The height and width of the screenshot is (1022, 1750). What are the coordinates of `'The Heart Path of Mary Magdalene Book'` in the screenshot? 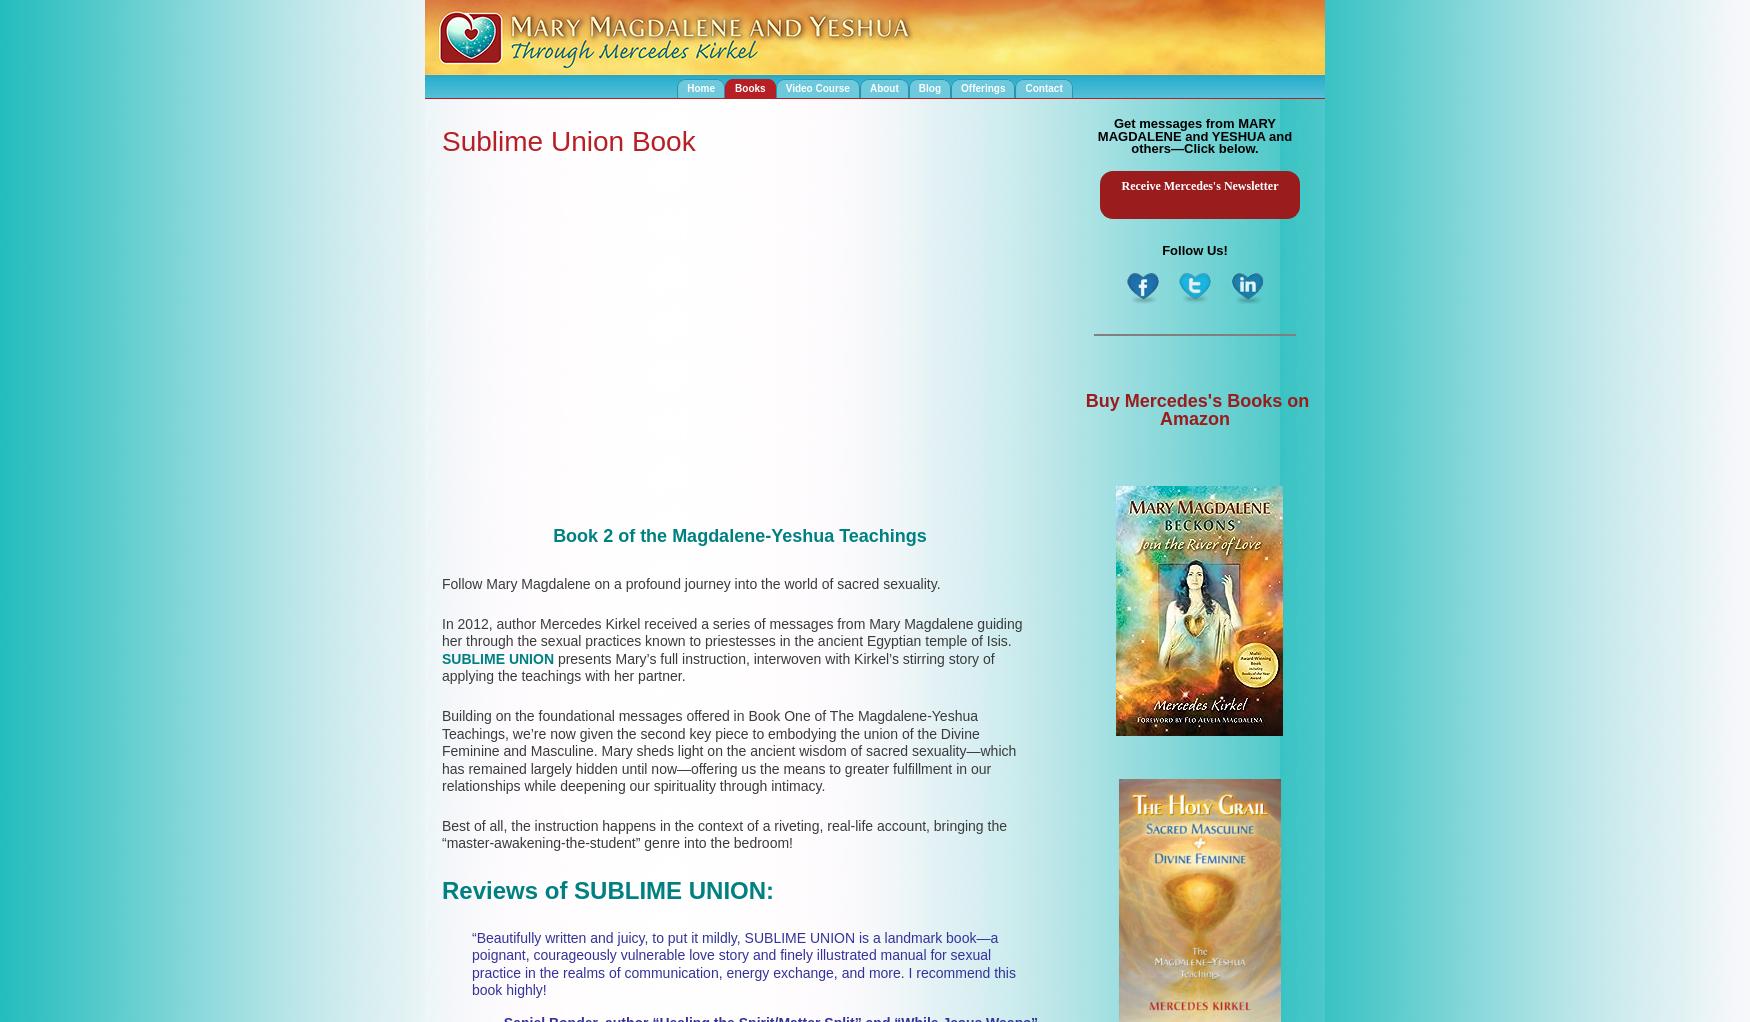 It's located at (864, 148).